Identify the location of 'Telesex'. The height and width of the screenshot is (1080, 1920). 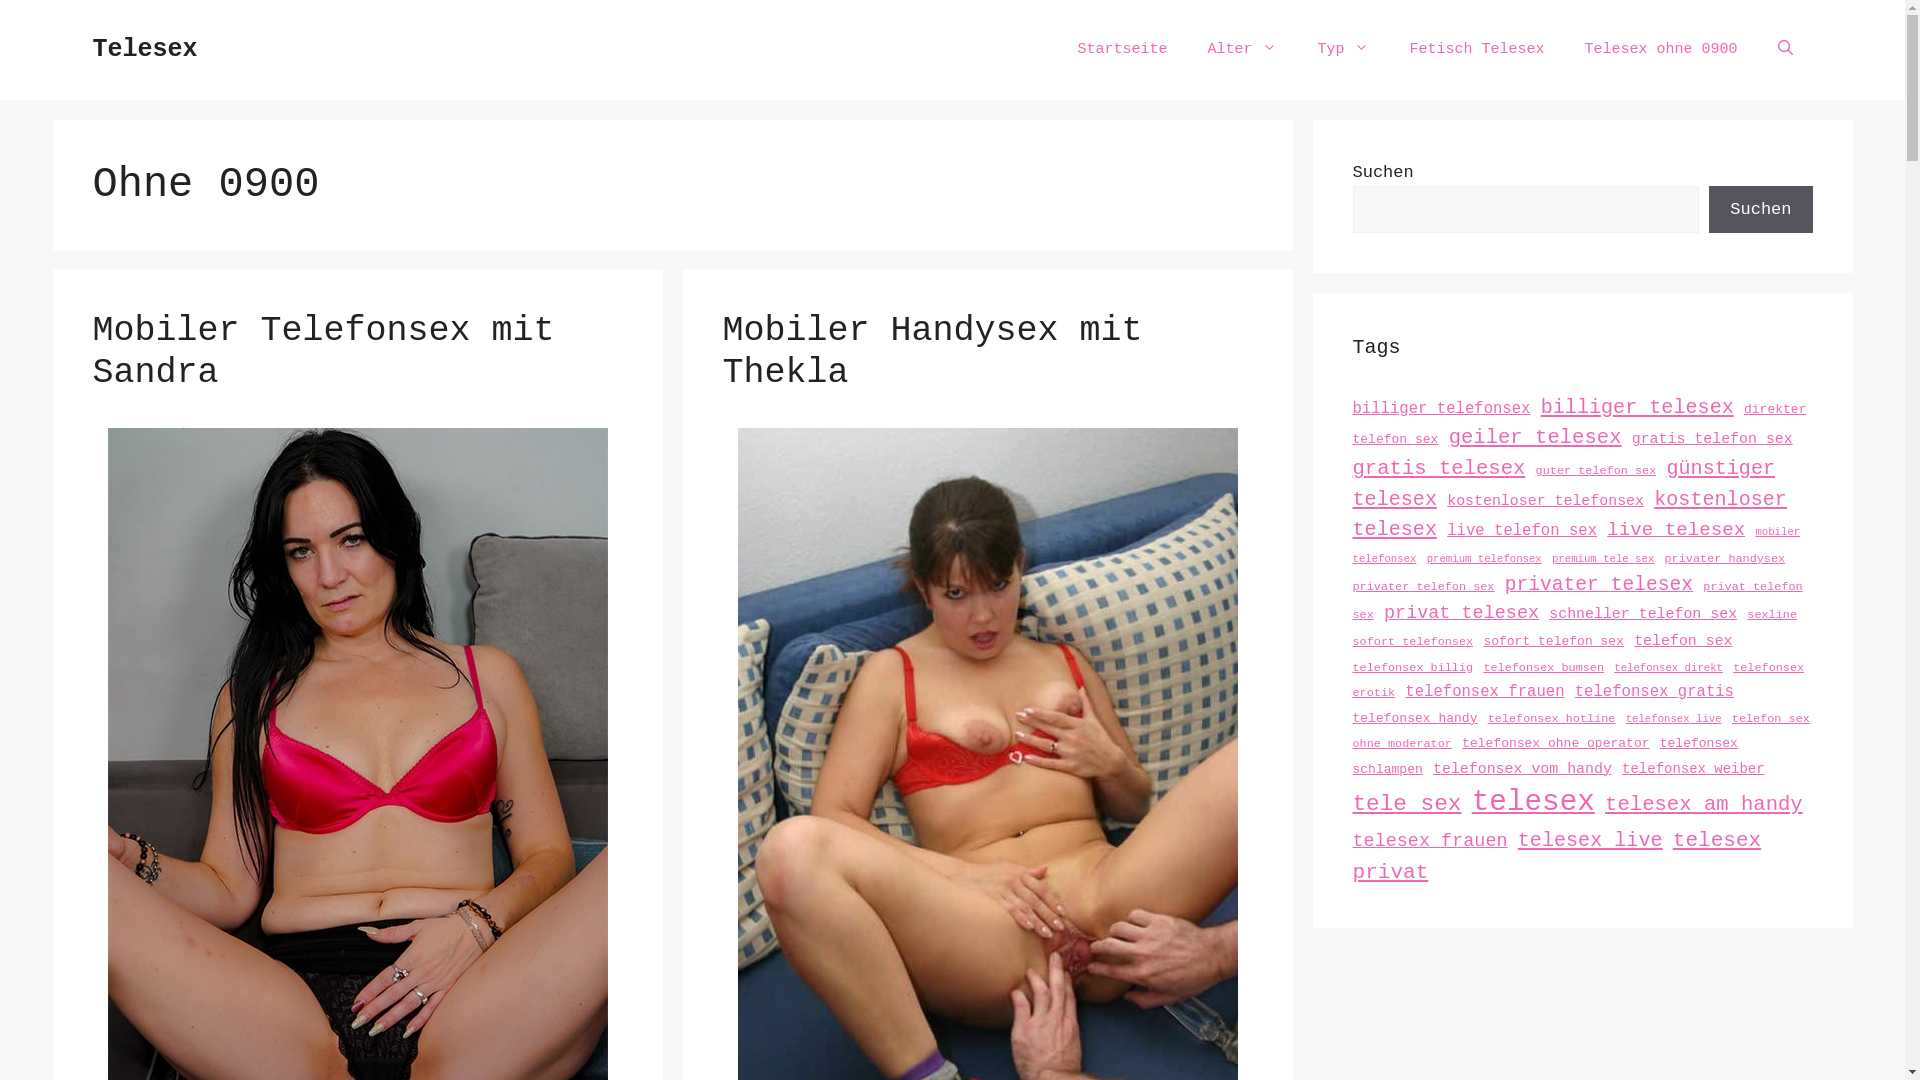
(143, 48).